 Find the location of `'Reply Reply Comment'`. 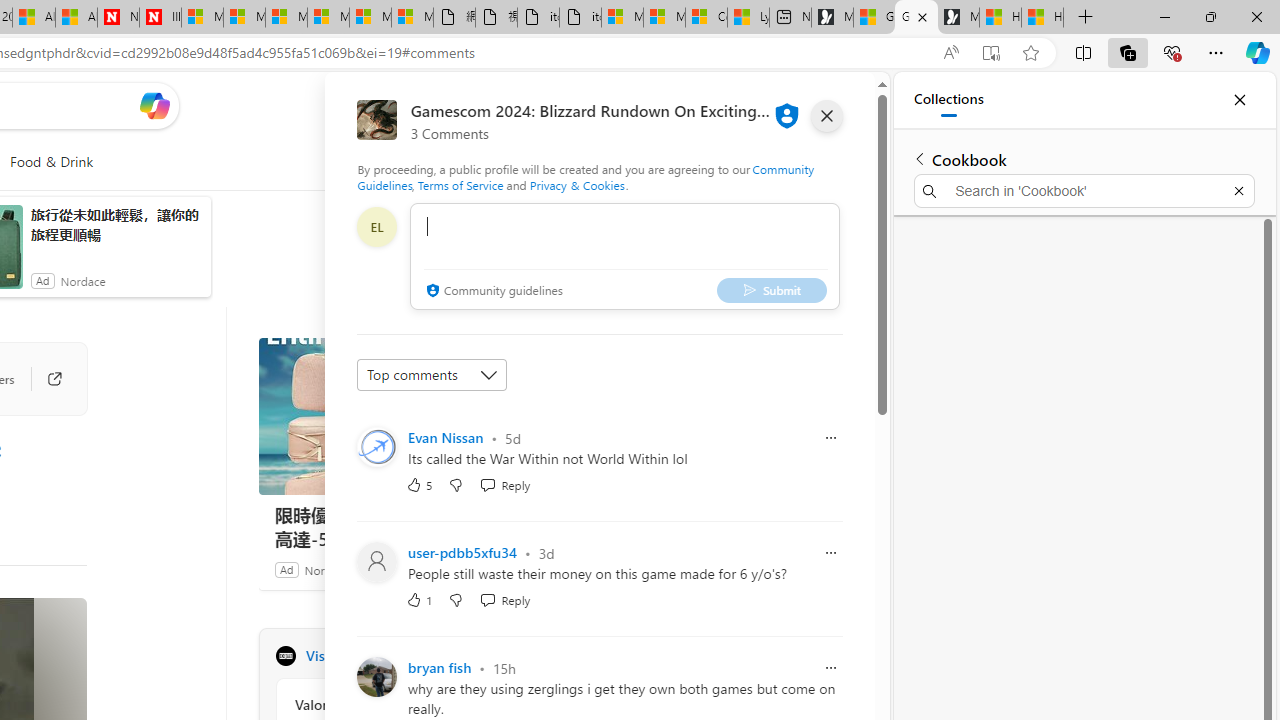

'Reply Reply Comment' is located at coordinates (505, 599).